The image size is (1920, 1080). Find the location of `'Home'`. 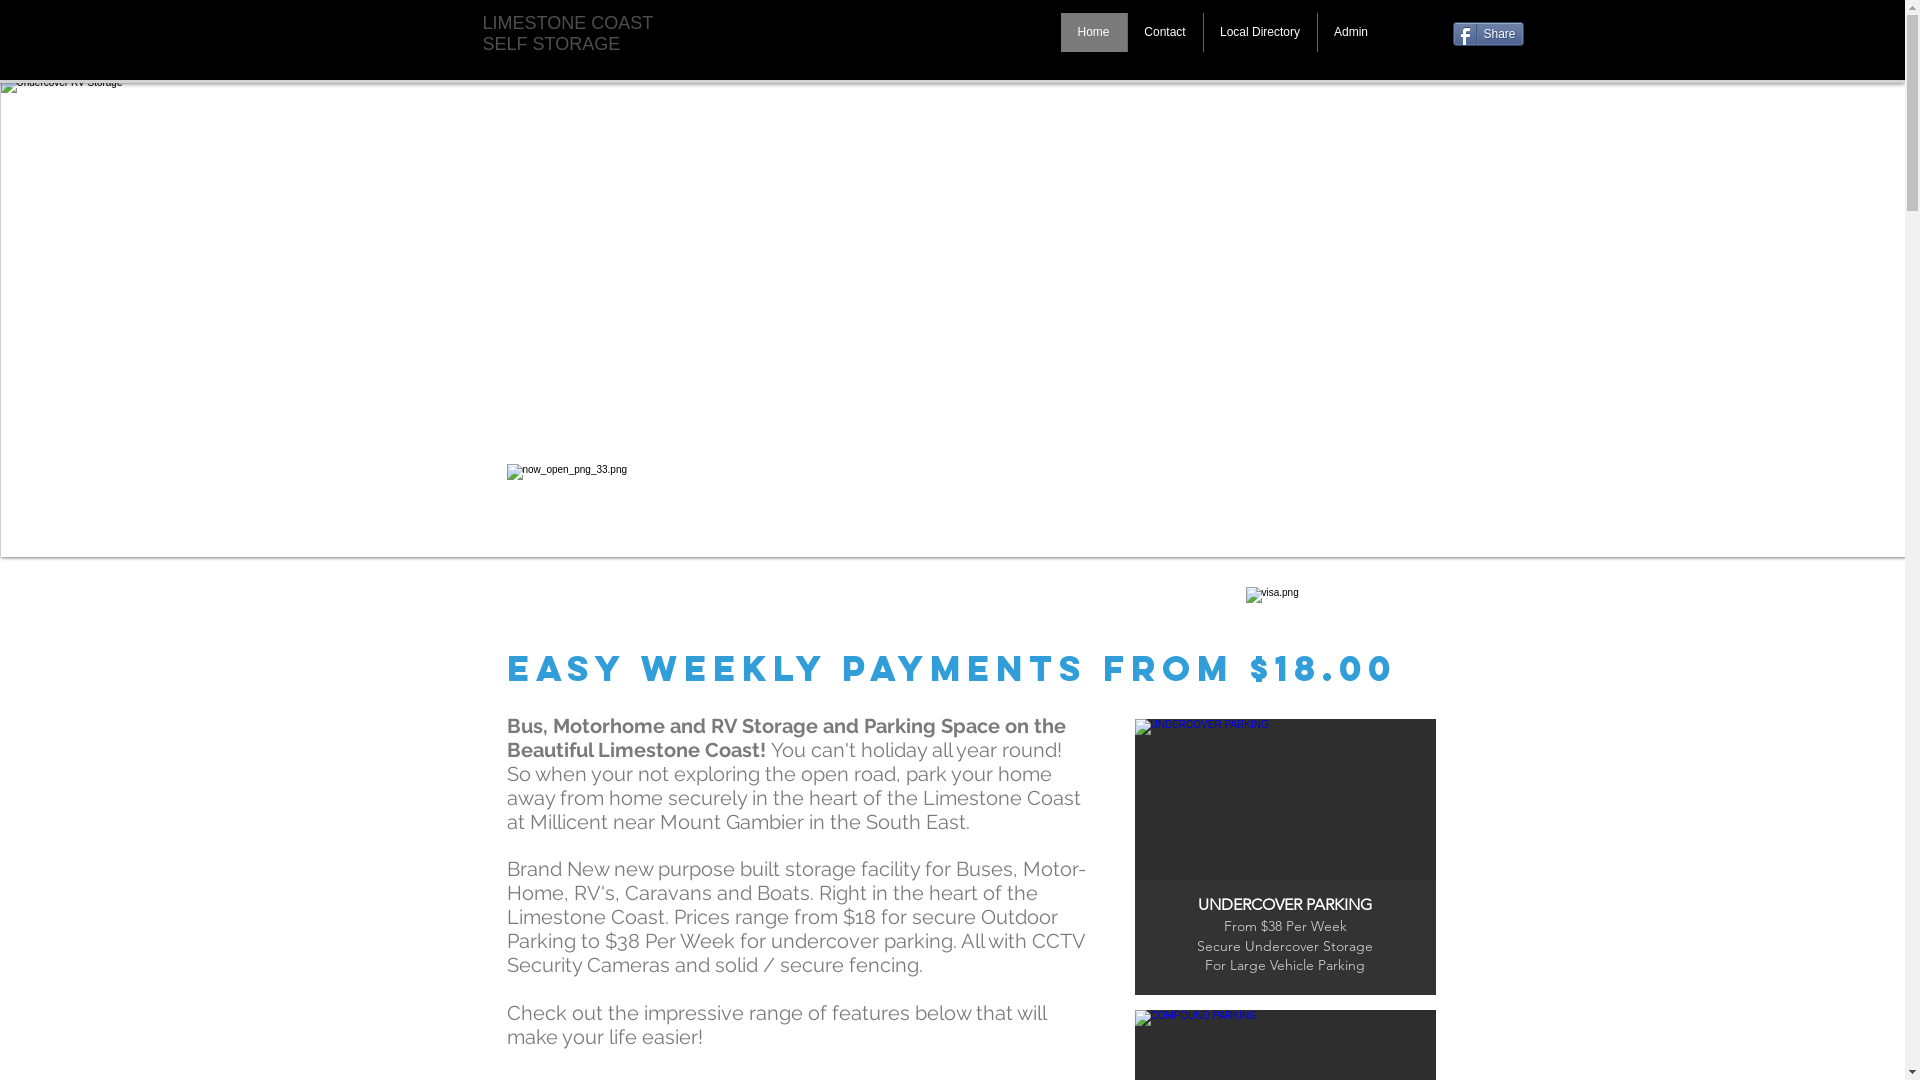

'Home' is located at coordinates (1092, 32).